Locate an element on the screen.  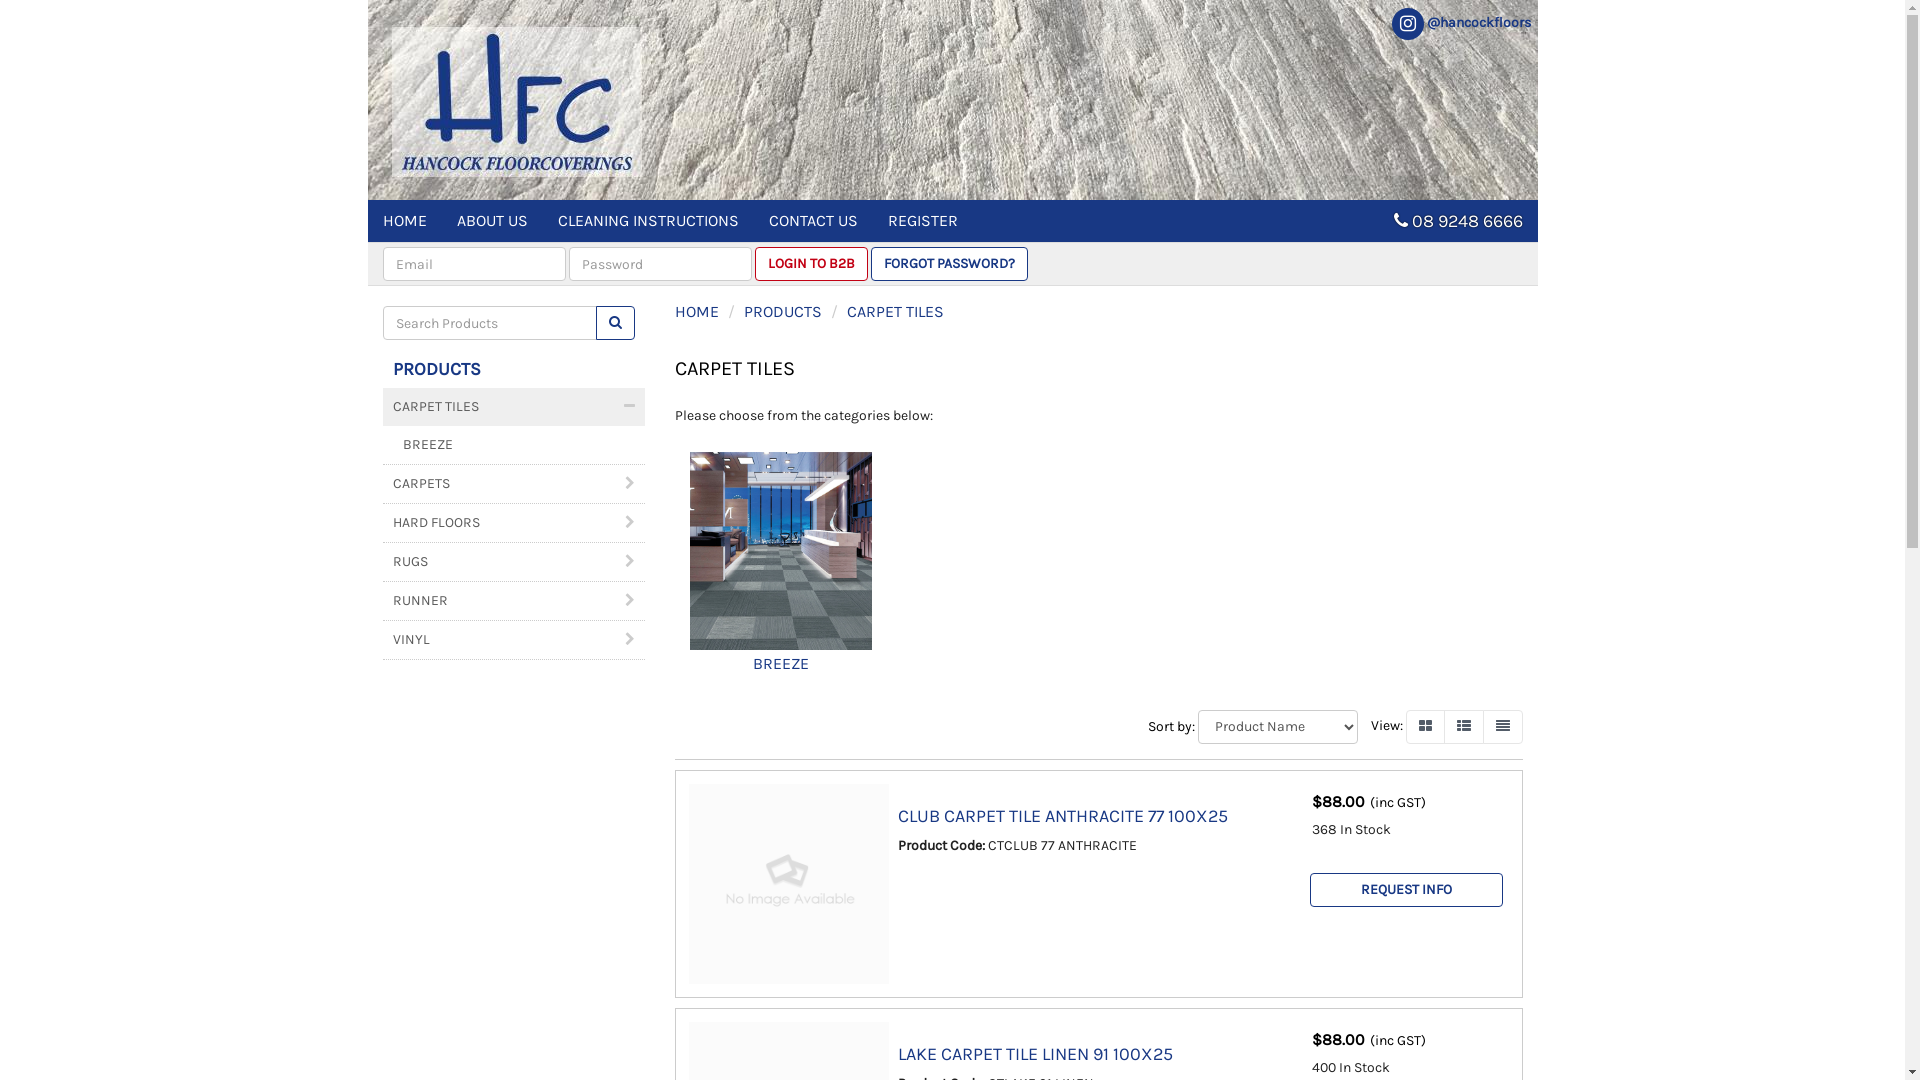
'ABOUT US' is located at coordinates (440, 220).